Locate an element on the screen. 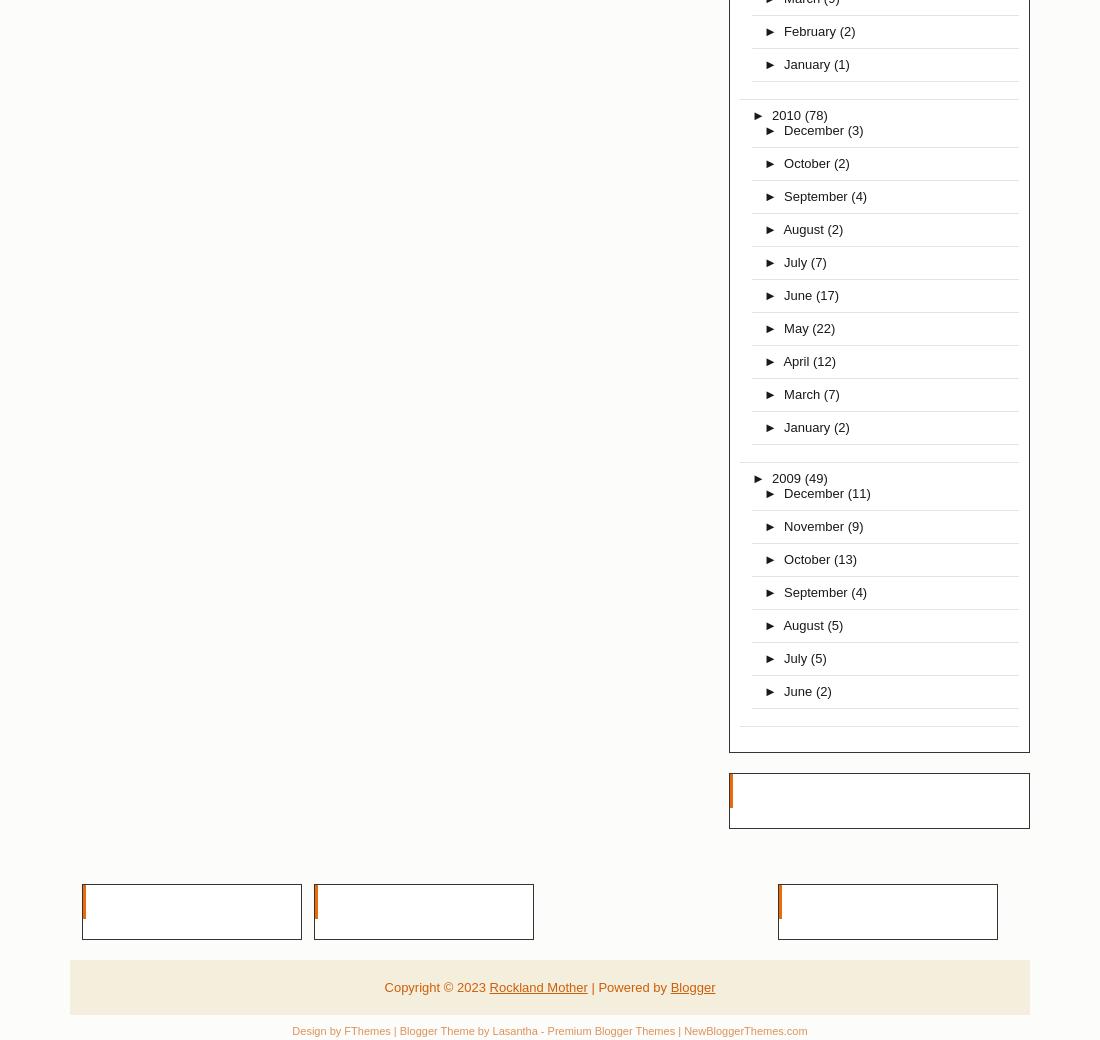  '(1)' is located at coordinates (839, 63).